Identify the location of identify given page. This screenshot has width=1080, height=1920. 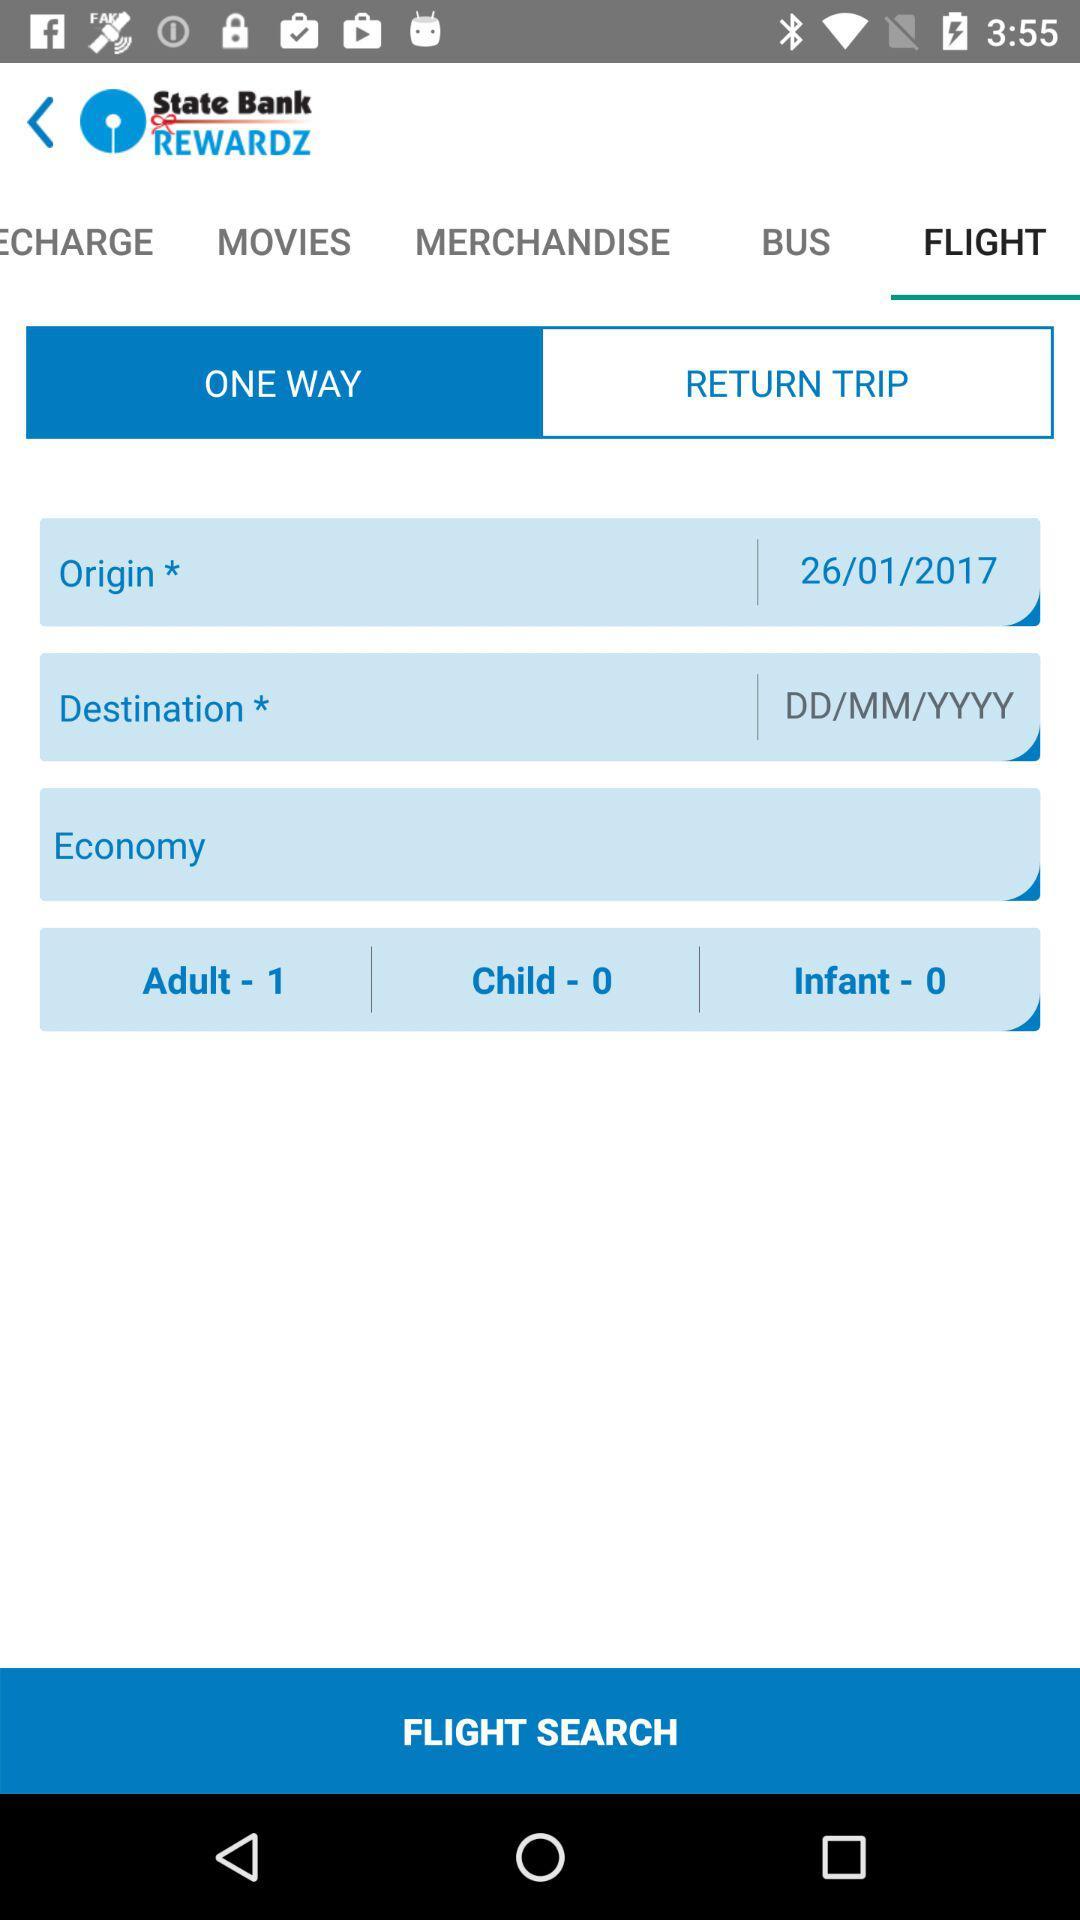
(196, 121).